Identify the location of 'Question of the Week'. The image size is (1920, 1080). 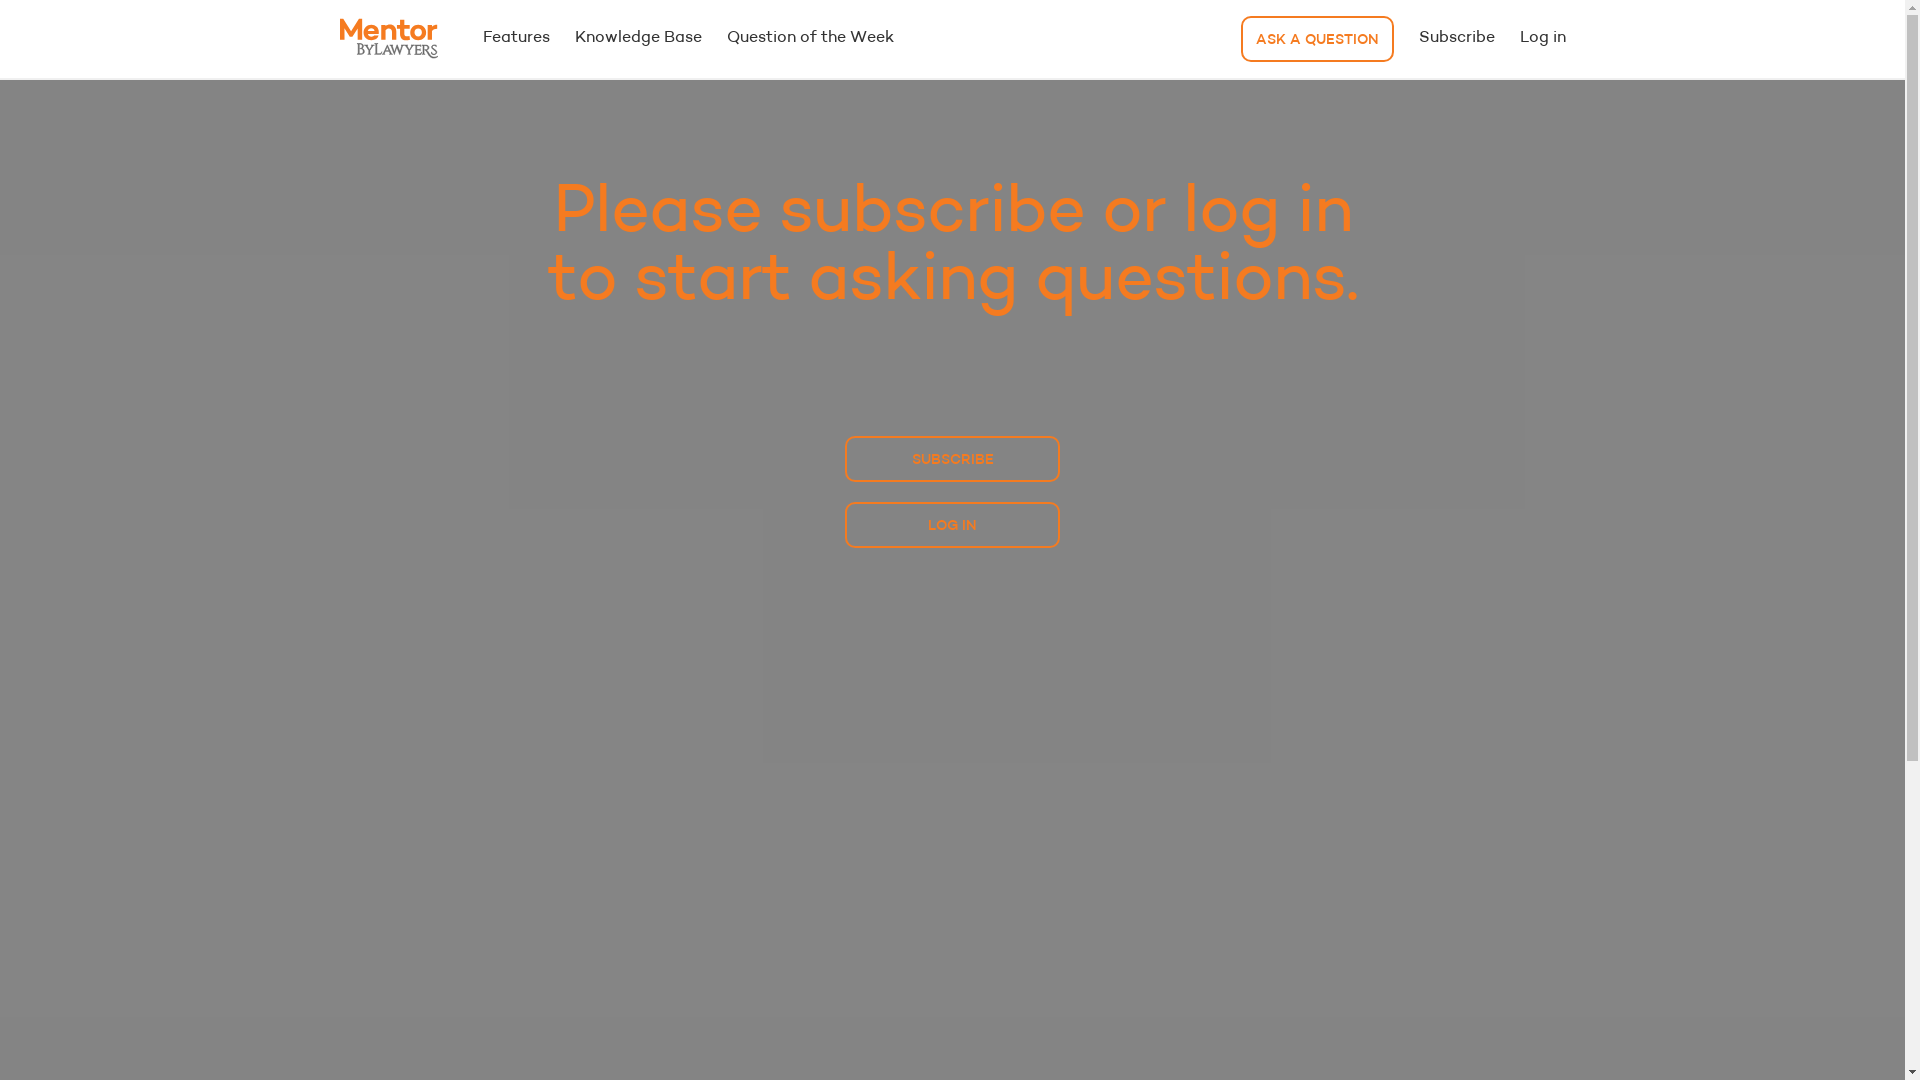
(724, 38).